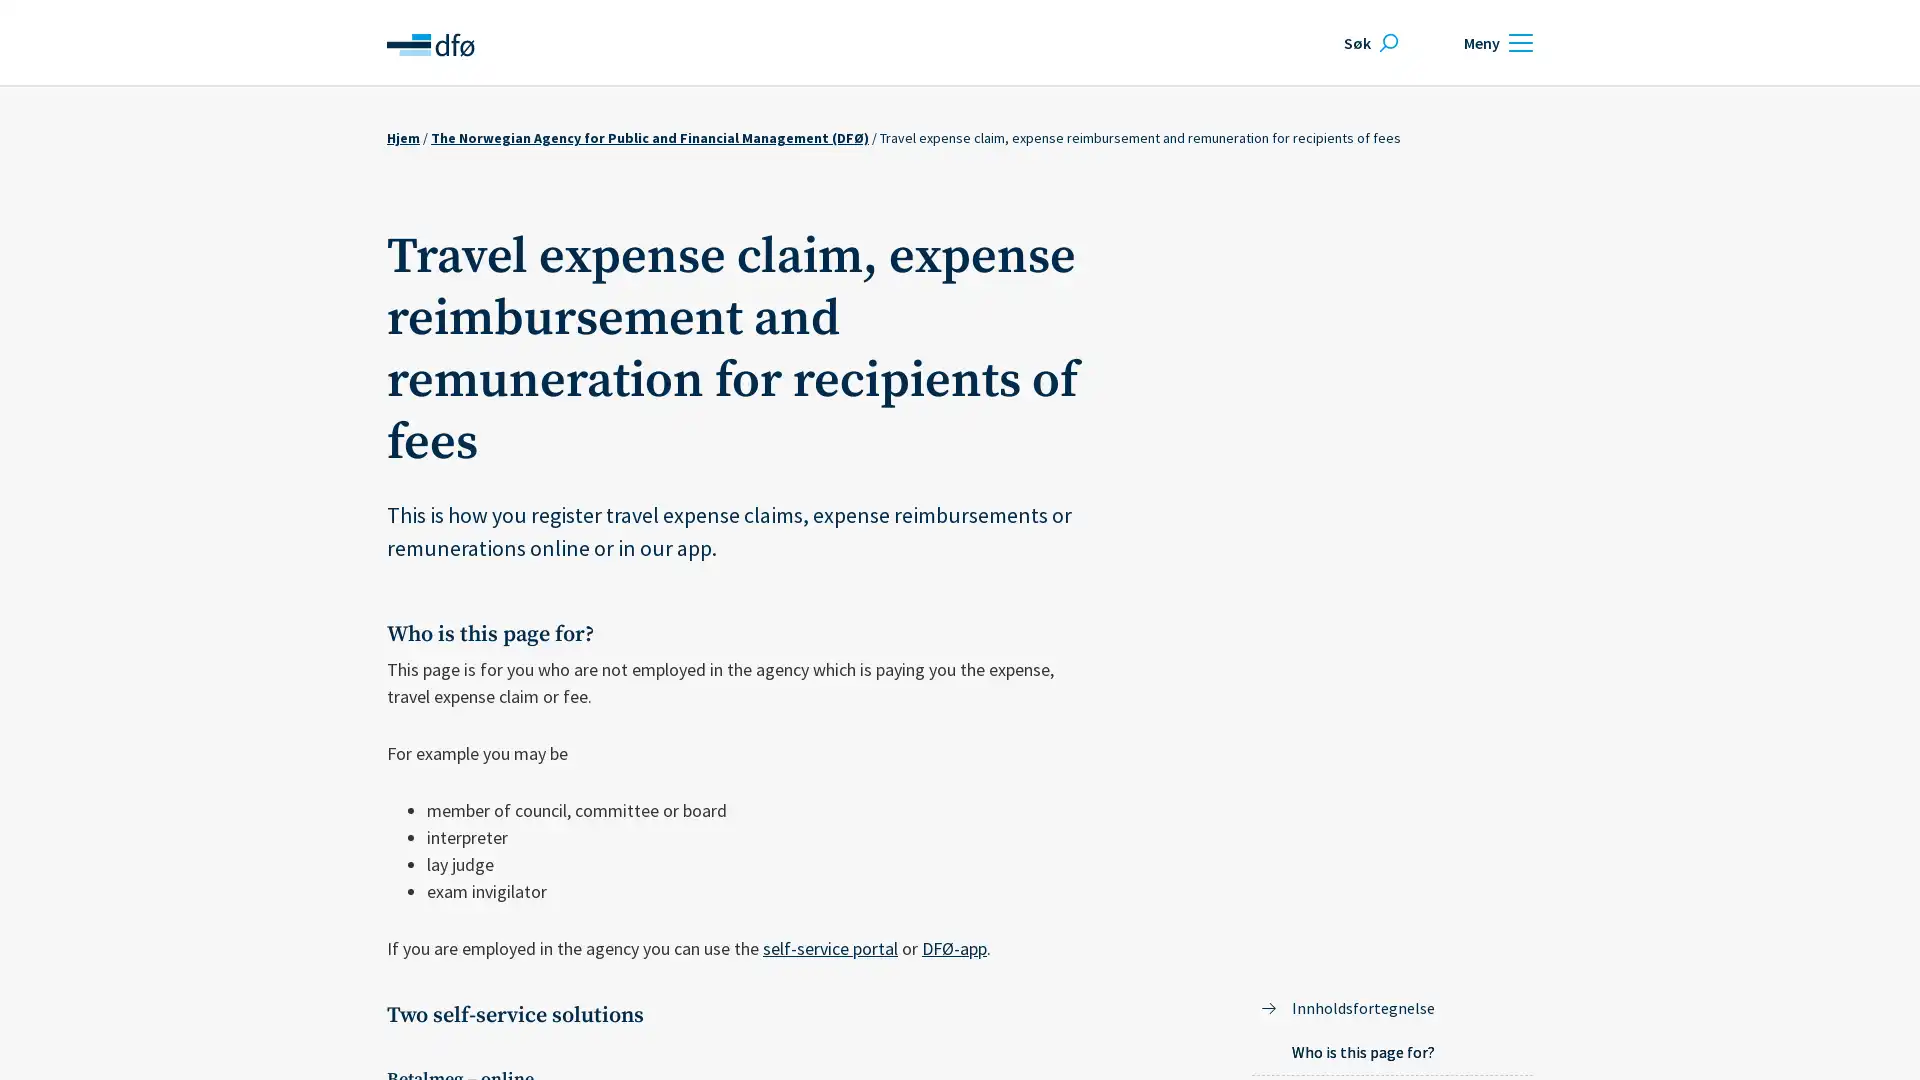 This screenshot has height=1080, width=1920. Describe the element at coordinates (1367, 42) in the screenshot. I see `Sk` at that location.